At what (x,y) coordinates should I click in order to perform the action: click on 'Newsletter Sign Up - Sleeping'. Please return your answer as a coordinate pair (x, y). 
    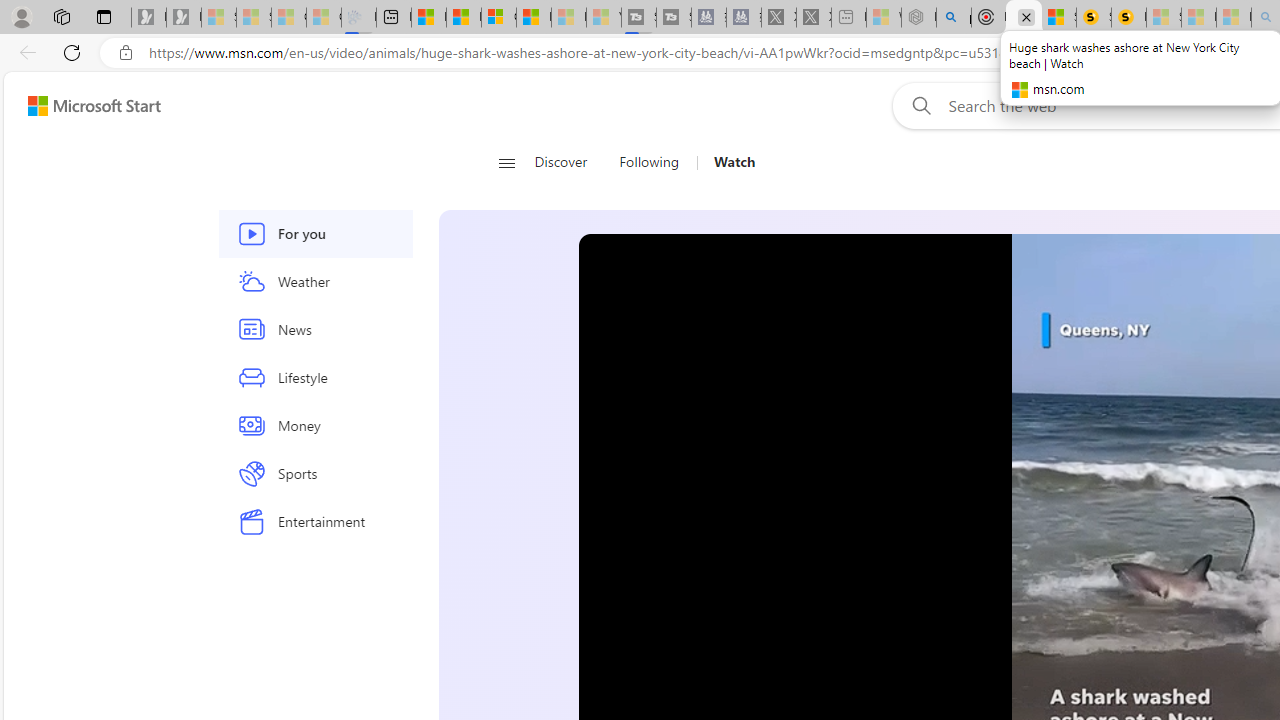
    Looking at the image, I should click on (183, 17).